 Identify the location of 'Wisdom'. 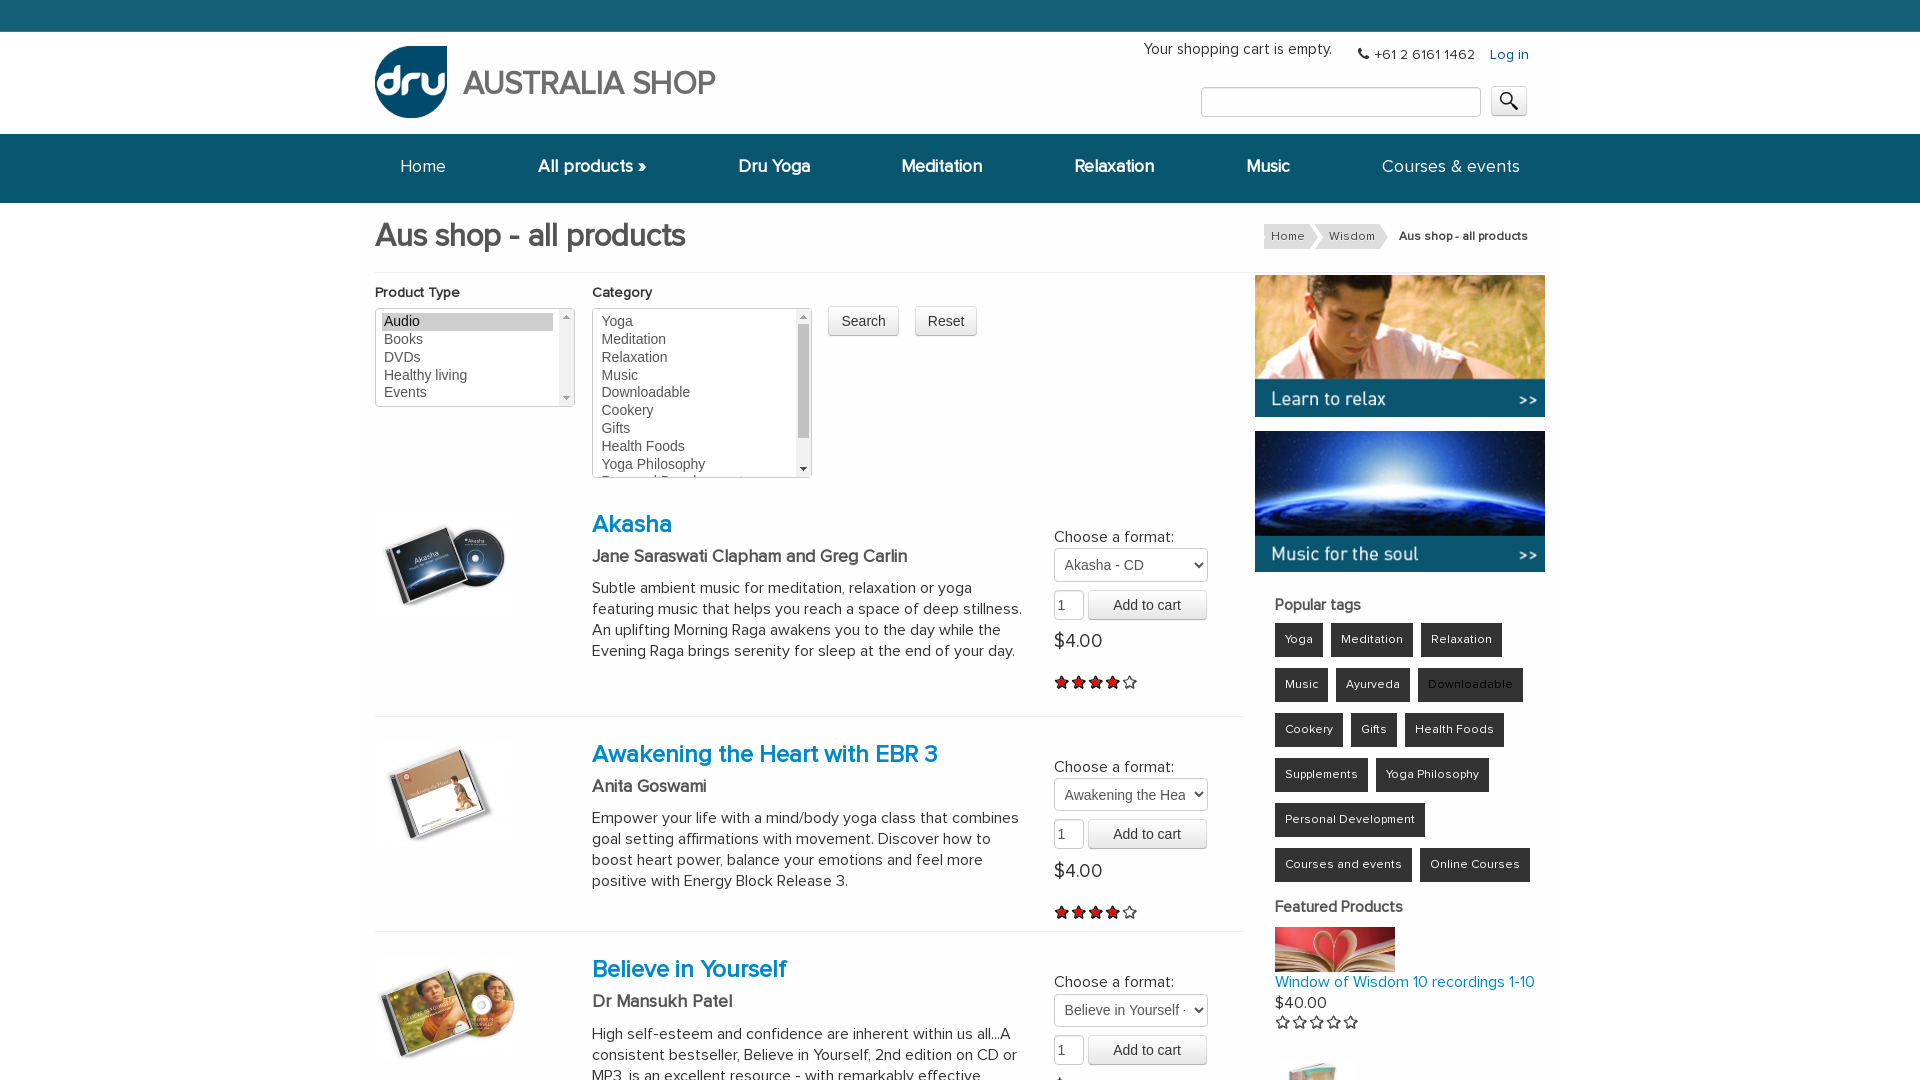
(1349, 235).